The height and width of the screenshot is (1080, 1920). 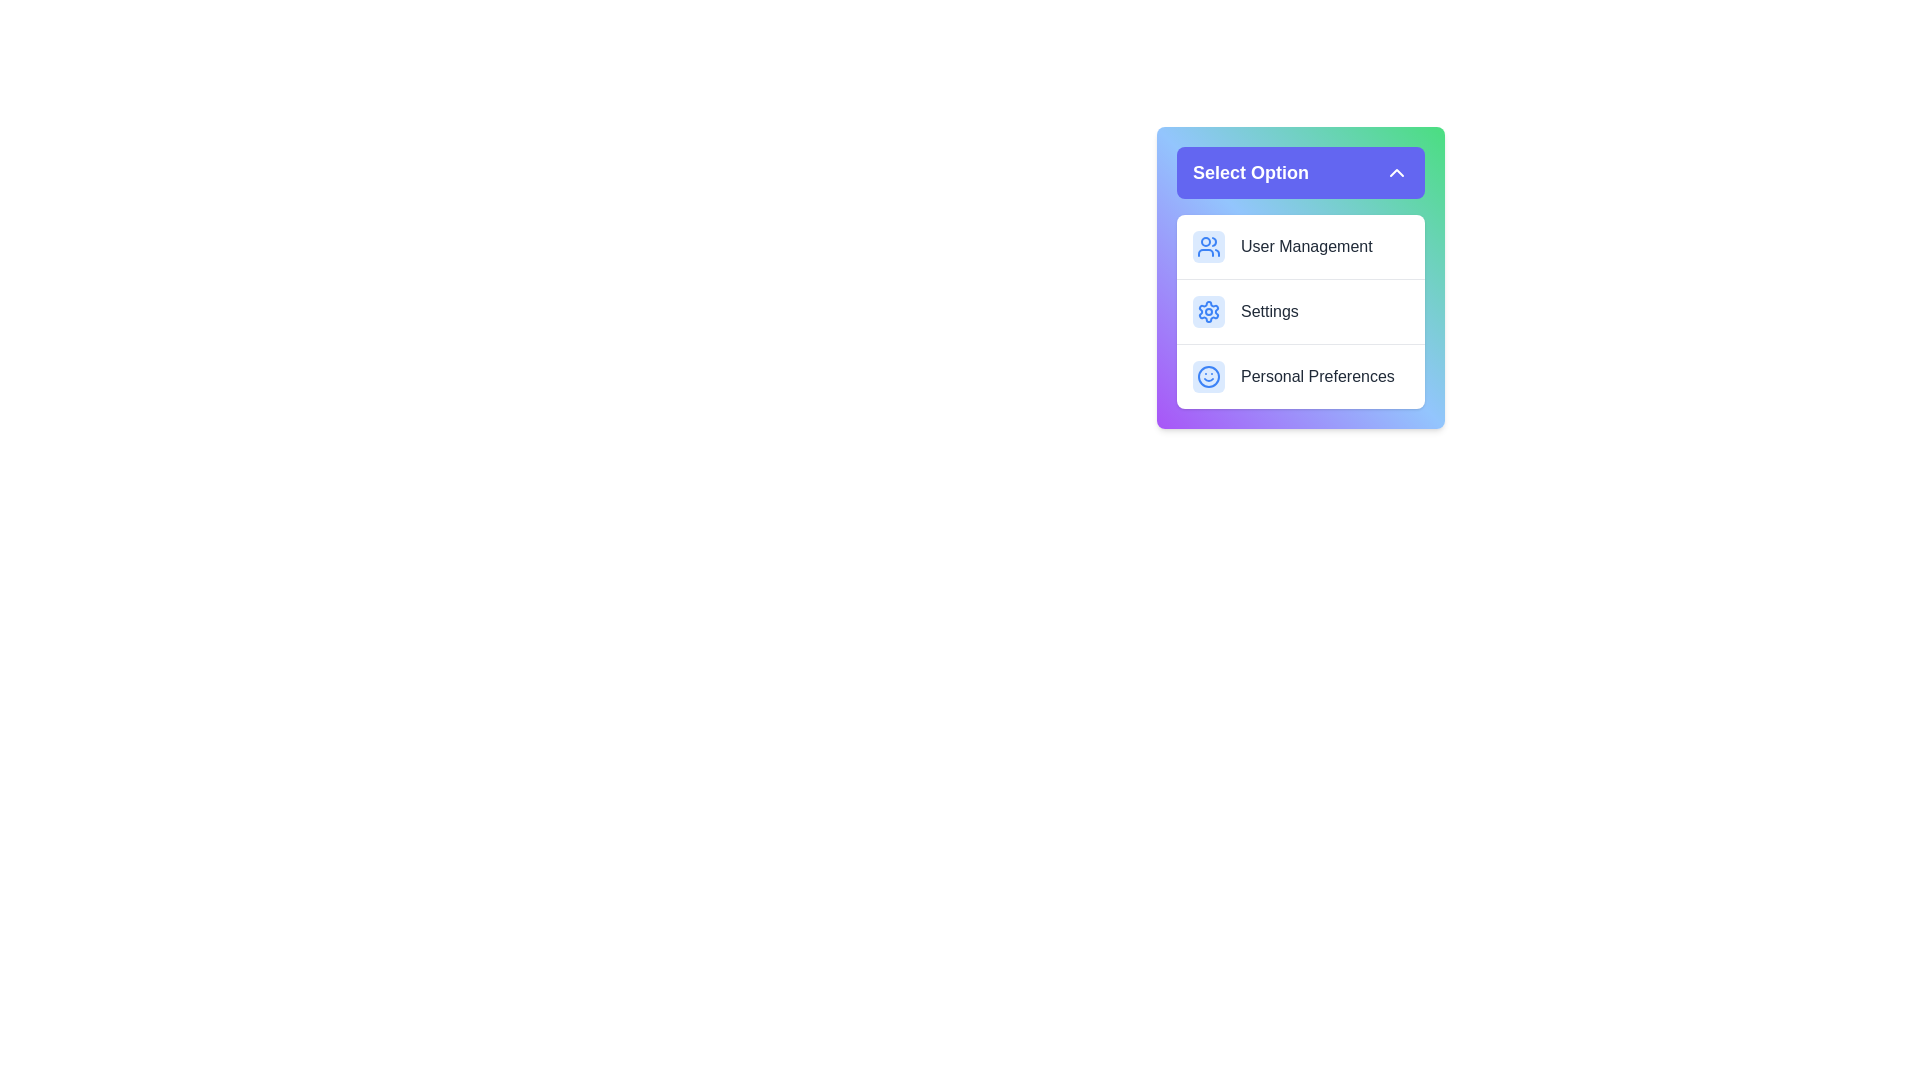 I want to click on the 'User Management' label in the selection menu, so click(x=1306, y=245).